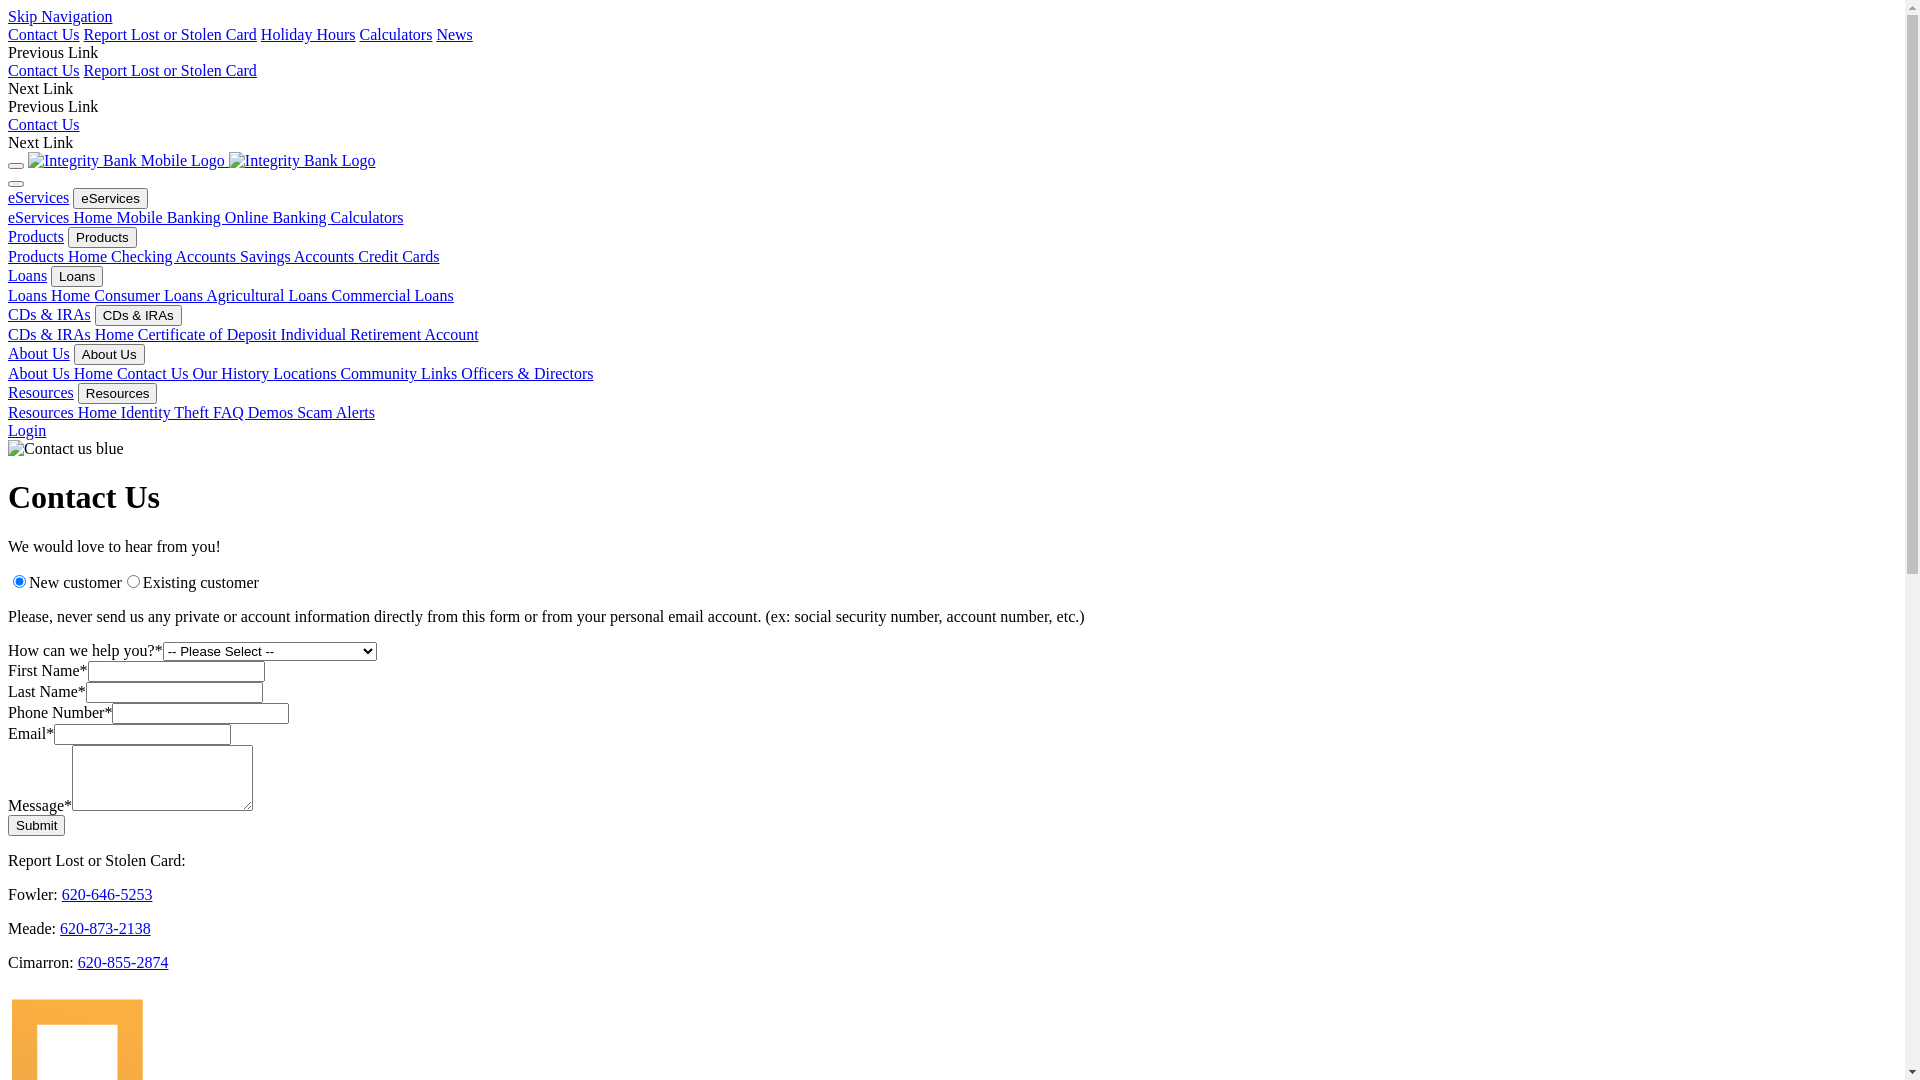 This screenshot has width=1920, height=1080. I want to click on 'Resources Home', so click(64, 411).